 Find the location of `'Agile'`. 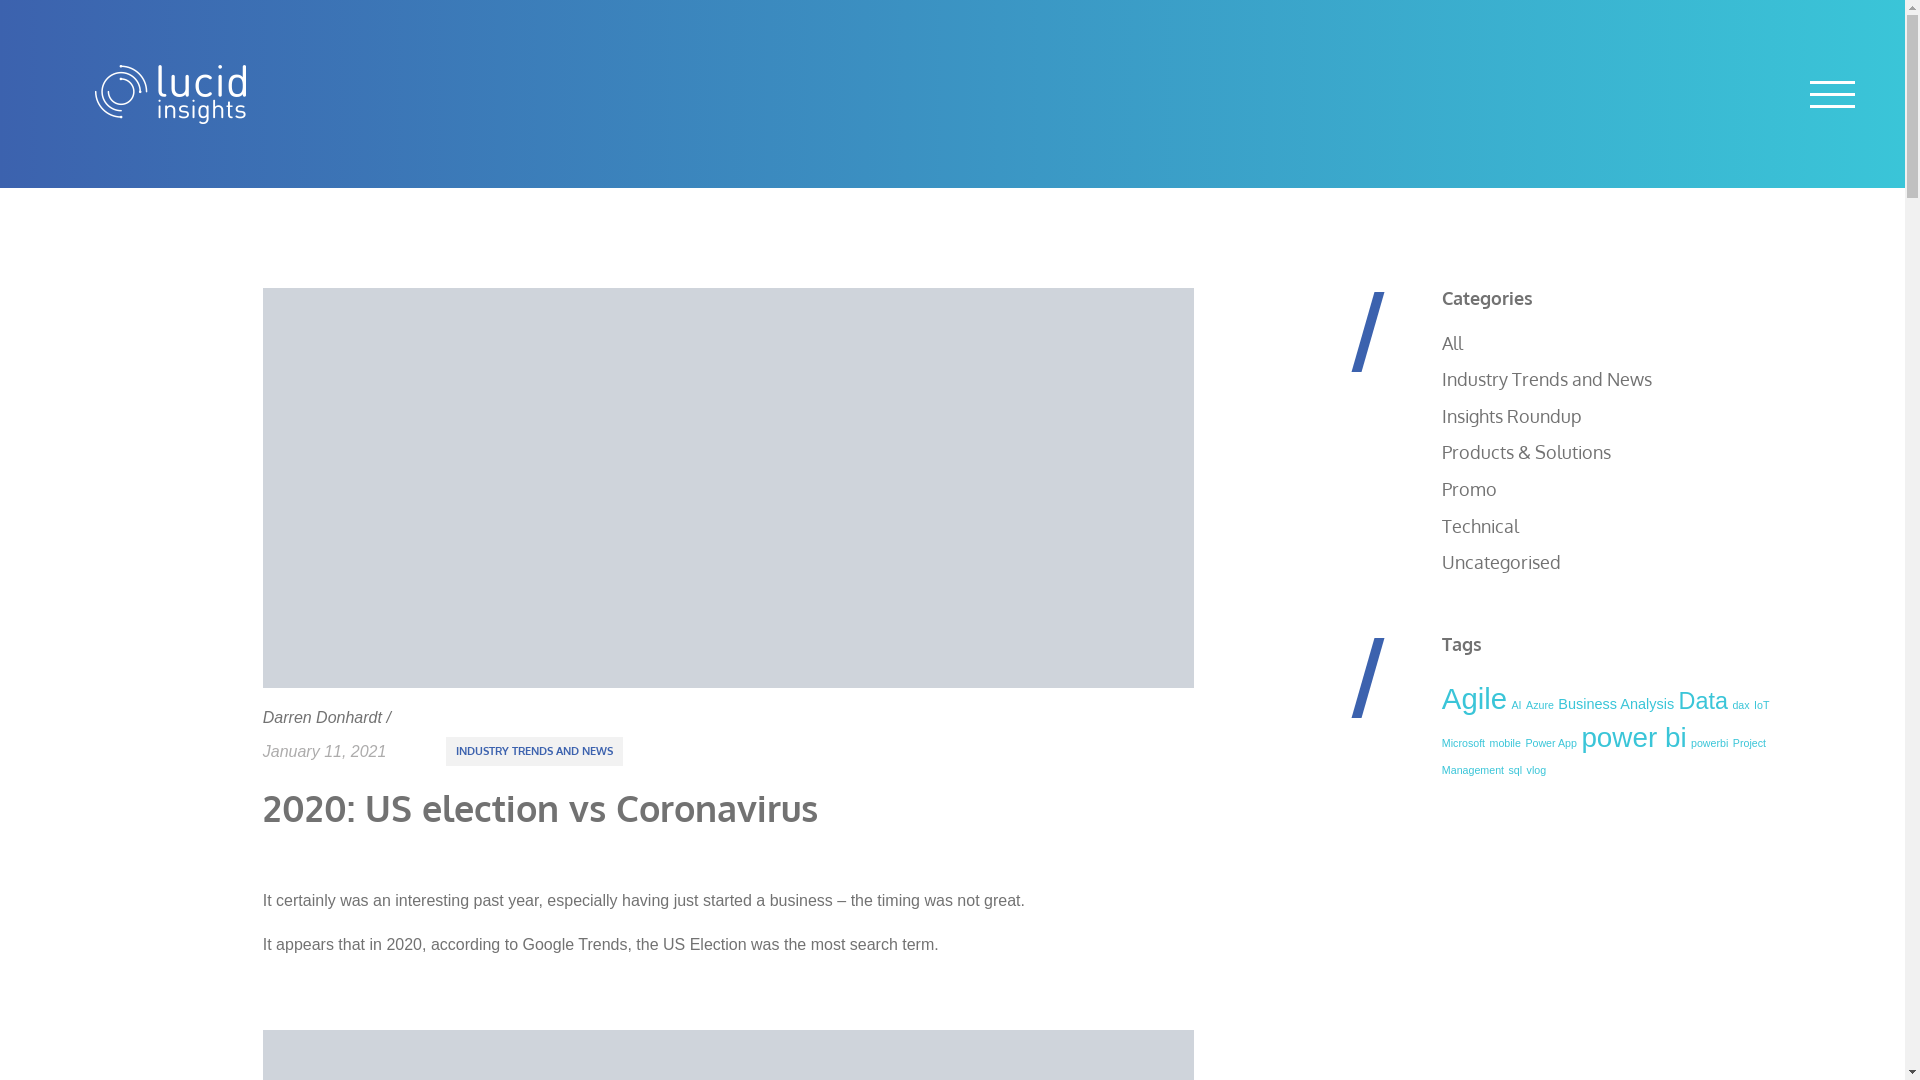

'Agile' is located at coordinates (1474, 697).